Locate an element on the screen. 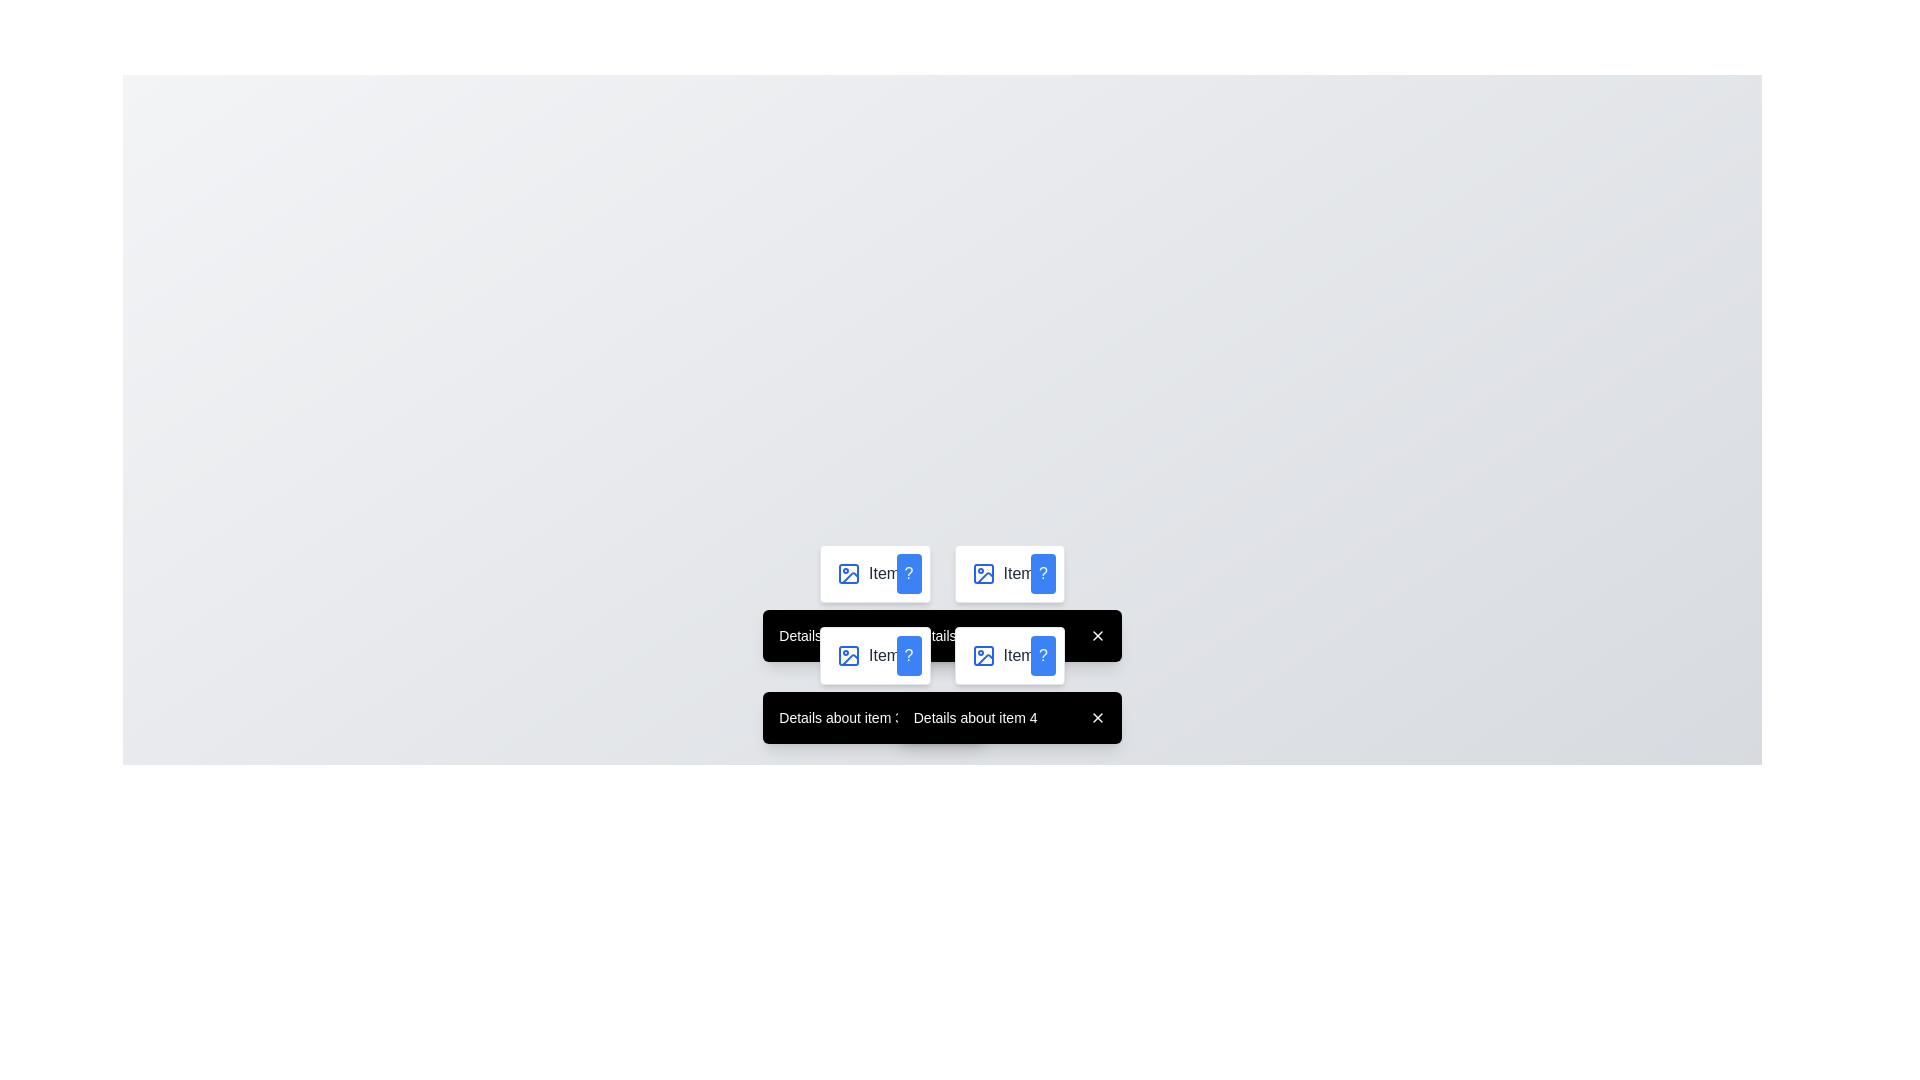 The height and width of the screenshot is (1080, 1920). the 'Item 4' label or its adjacent graphic icon located in the middle row of the card interface is located at coordinates (1008, 655).